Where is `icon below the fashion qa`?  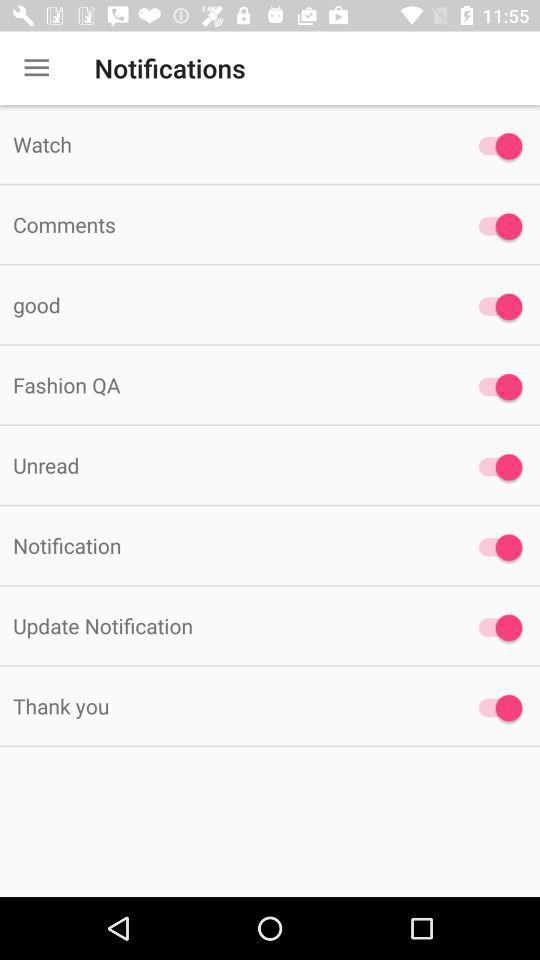
icon below the fashion qa is located at coordinates (224, 465).